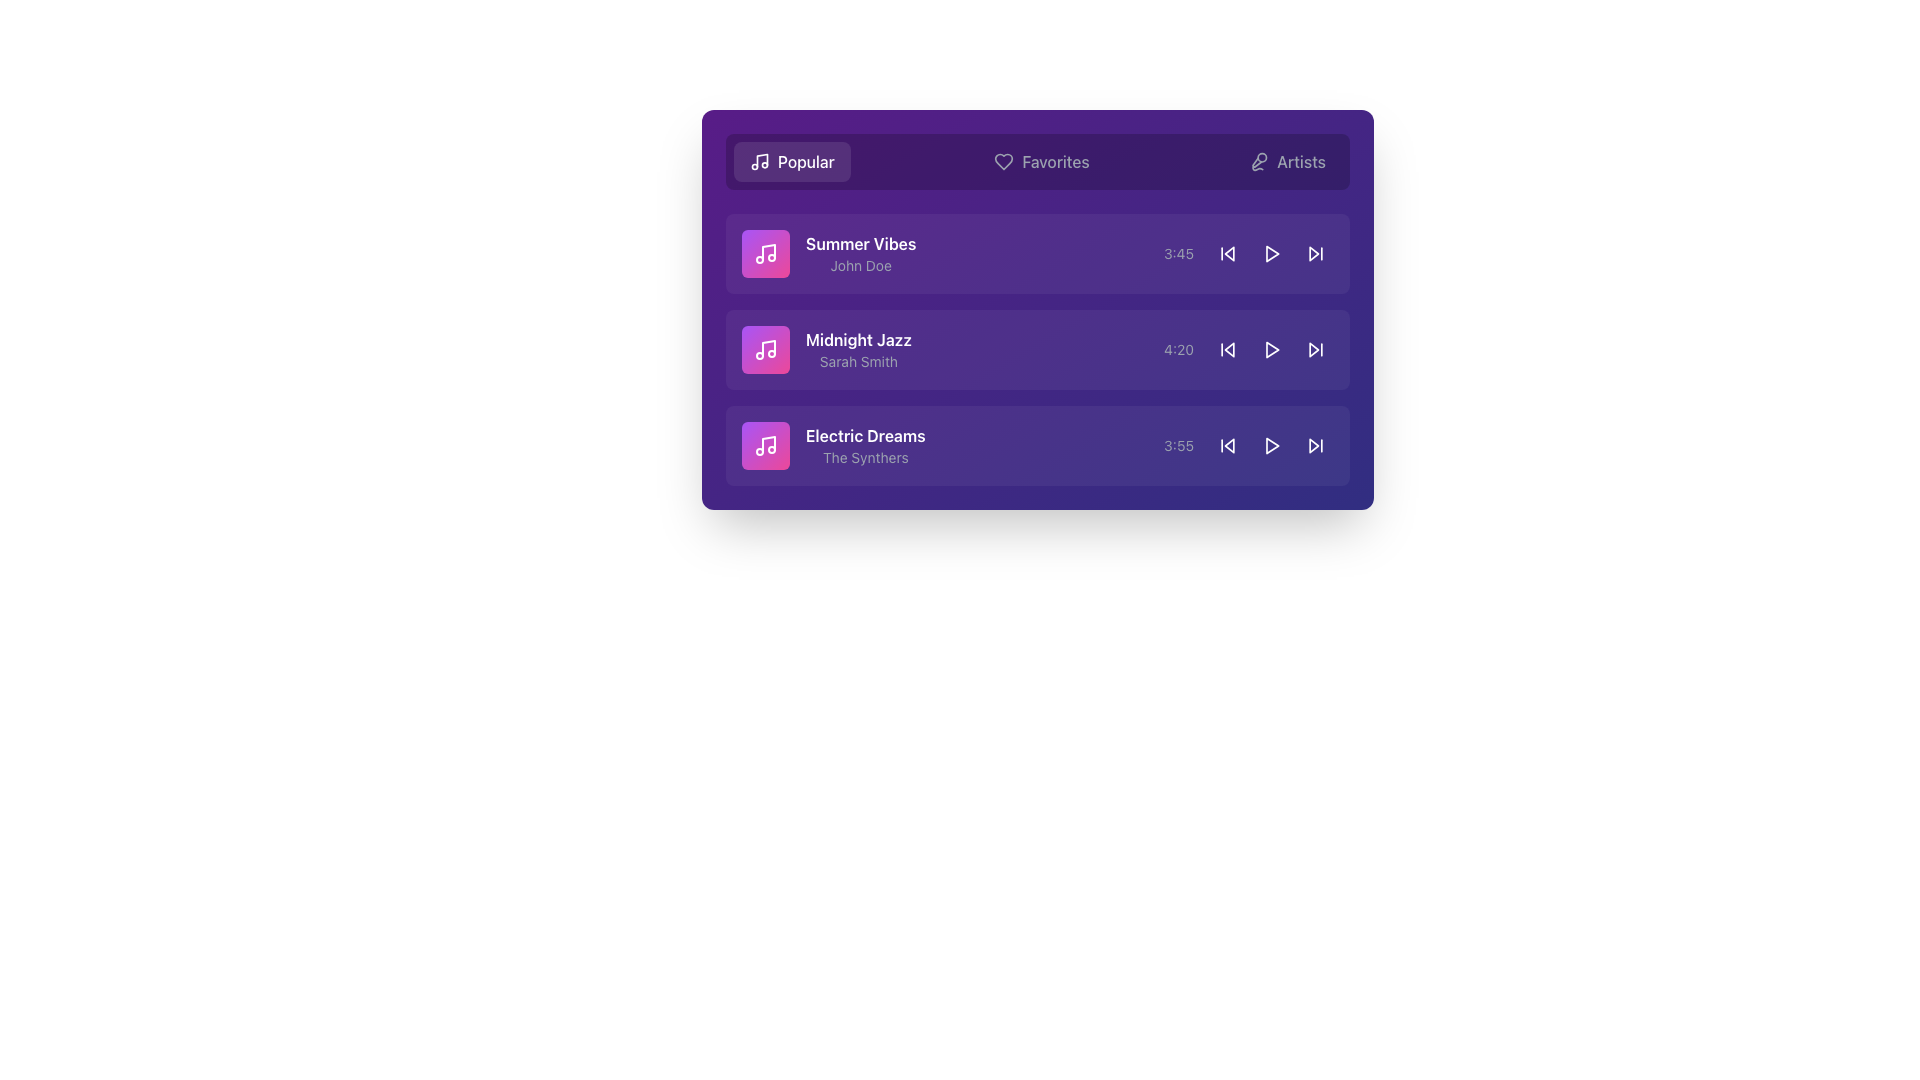 This screenshot has width=1920, height=1080. Describe the element at coordinates (1314, 445) in the screenshot. I see `the 'skip forward' button located to the far right of the 'Electric Dreams' song entry in the playlist interface` at that location.